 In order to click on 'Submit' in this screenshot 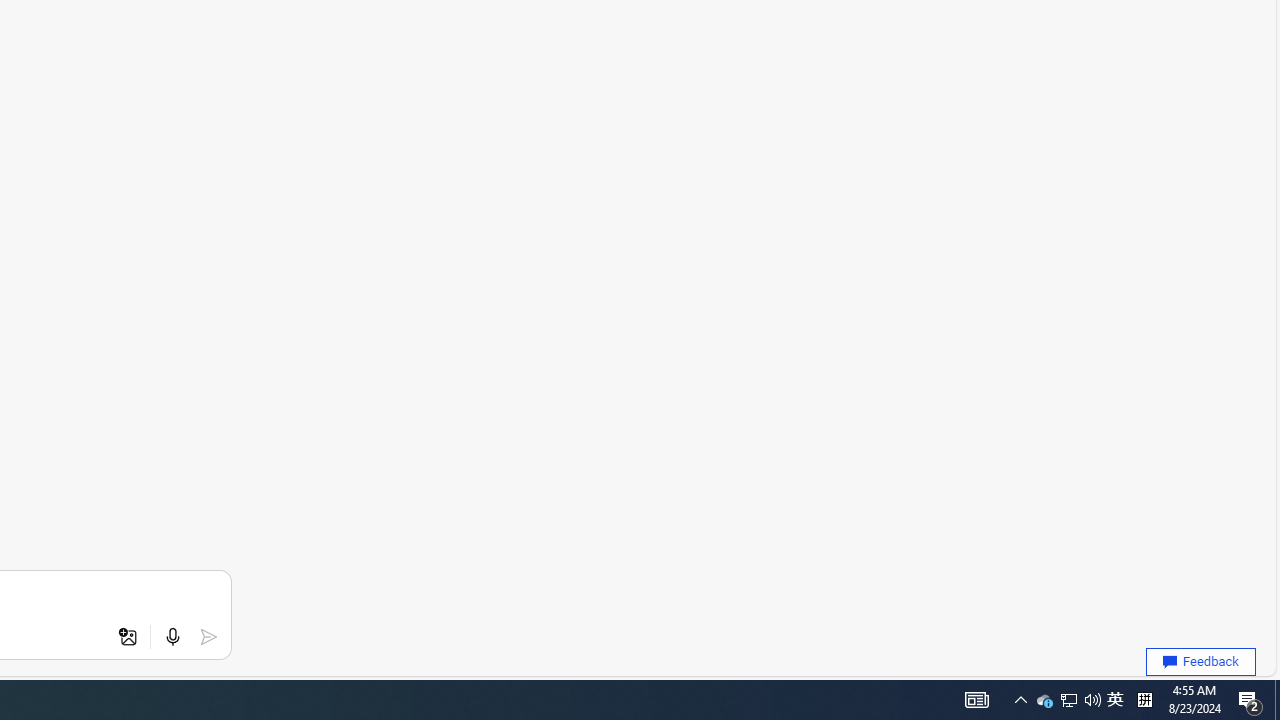, I will do `click(208, 637)`.